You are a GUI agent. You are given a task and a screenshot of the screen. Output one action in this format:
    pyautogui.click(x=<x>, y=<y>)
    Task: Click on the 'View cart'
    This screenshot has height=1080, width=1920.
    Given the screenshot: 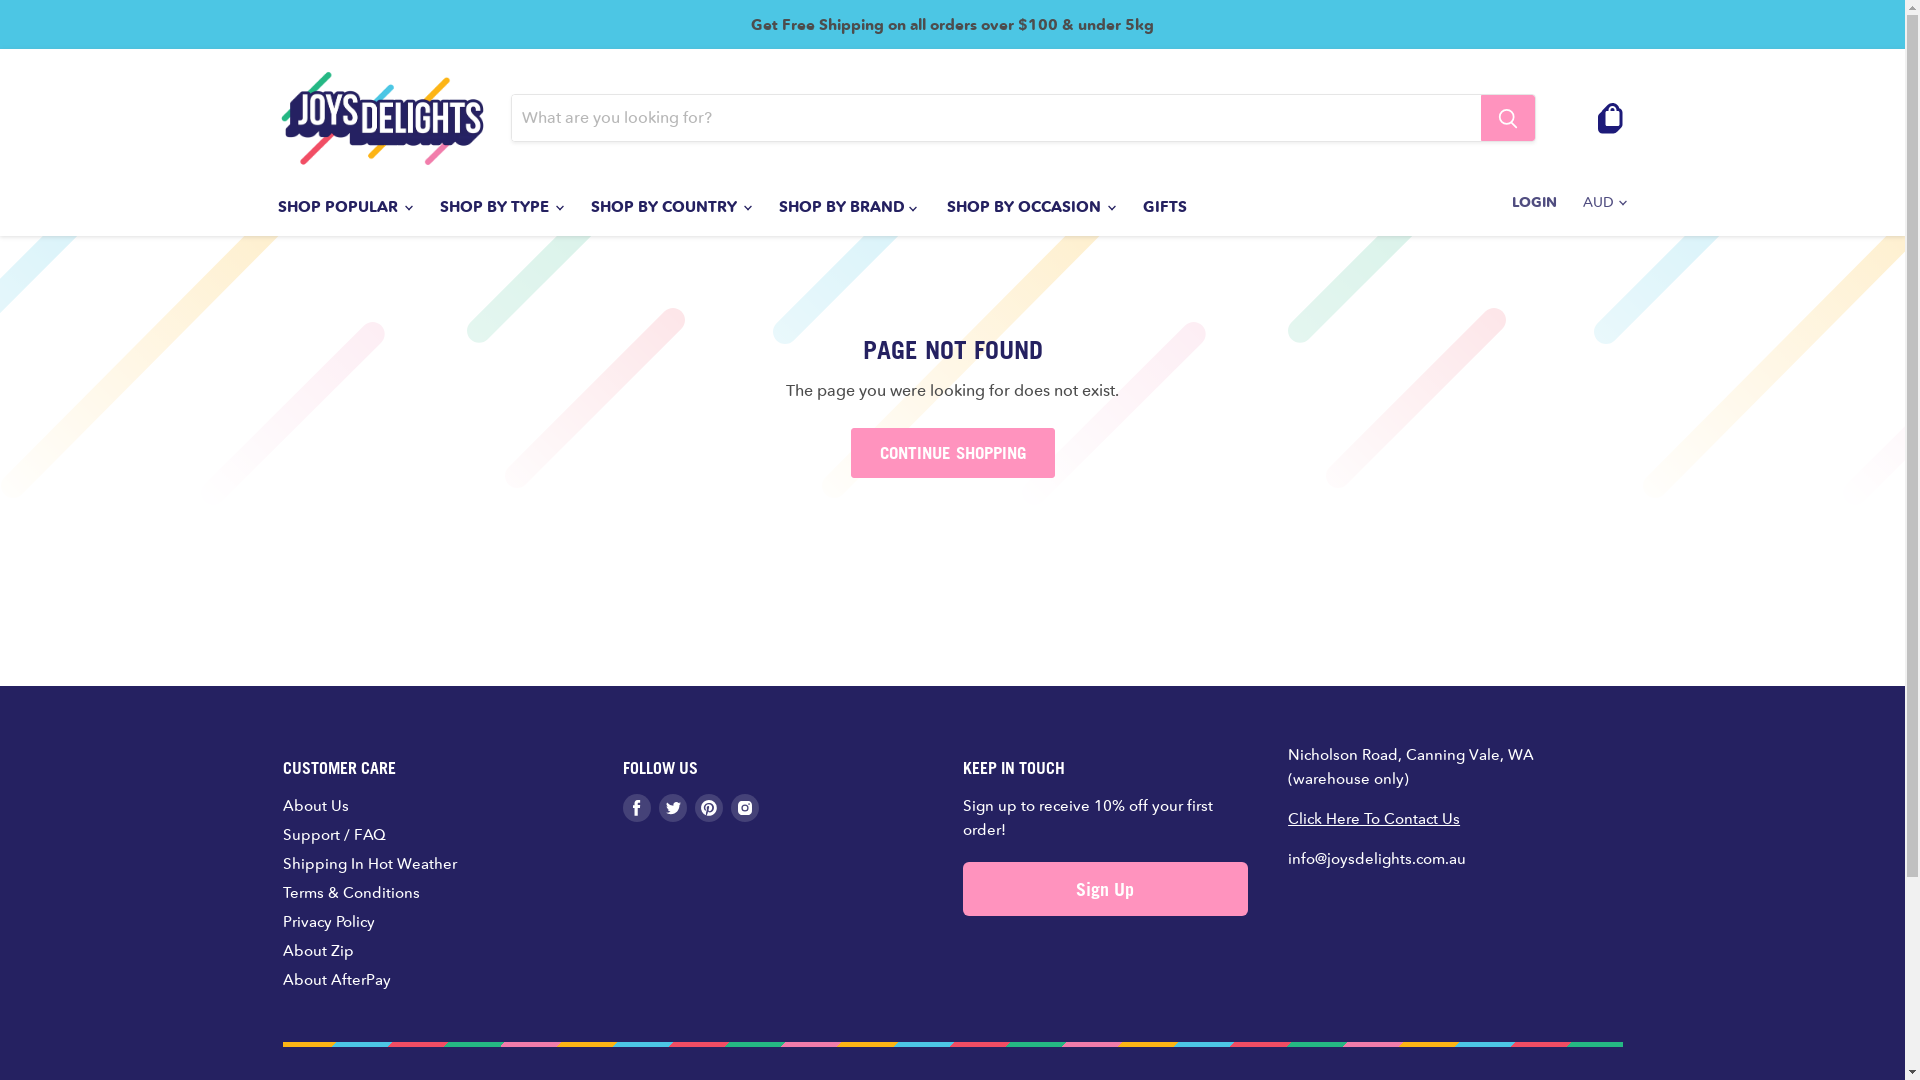 What is the action you would take?
    pyautogui.click(x=1610, y=118)
    